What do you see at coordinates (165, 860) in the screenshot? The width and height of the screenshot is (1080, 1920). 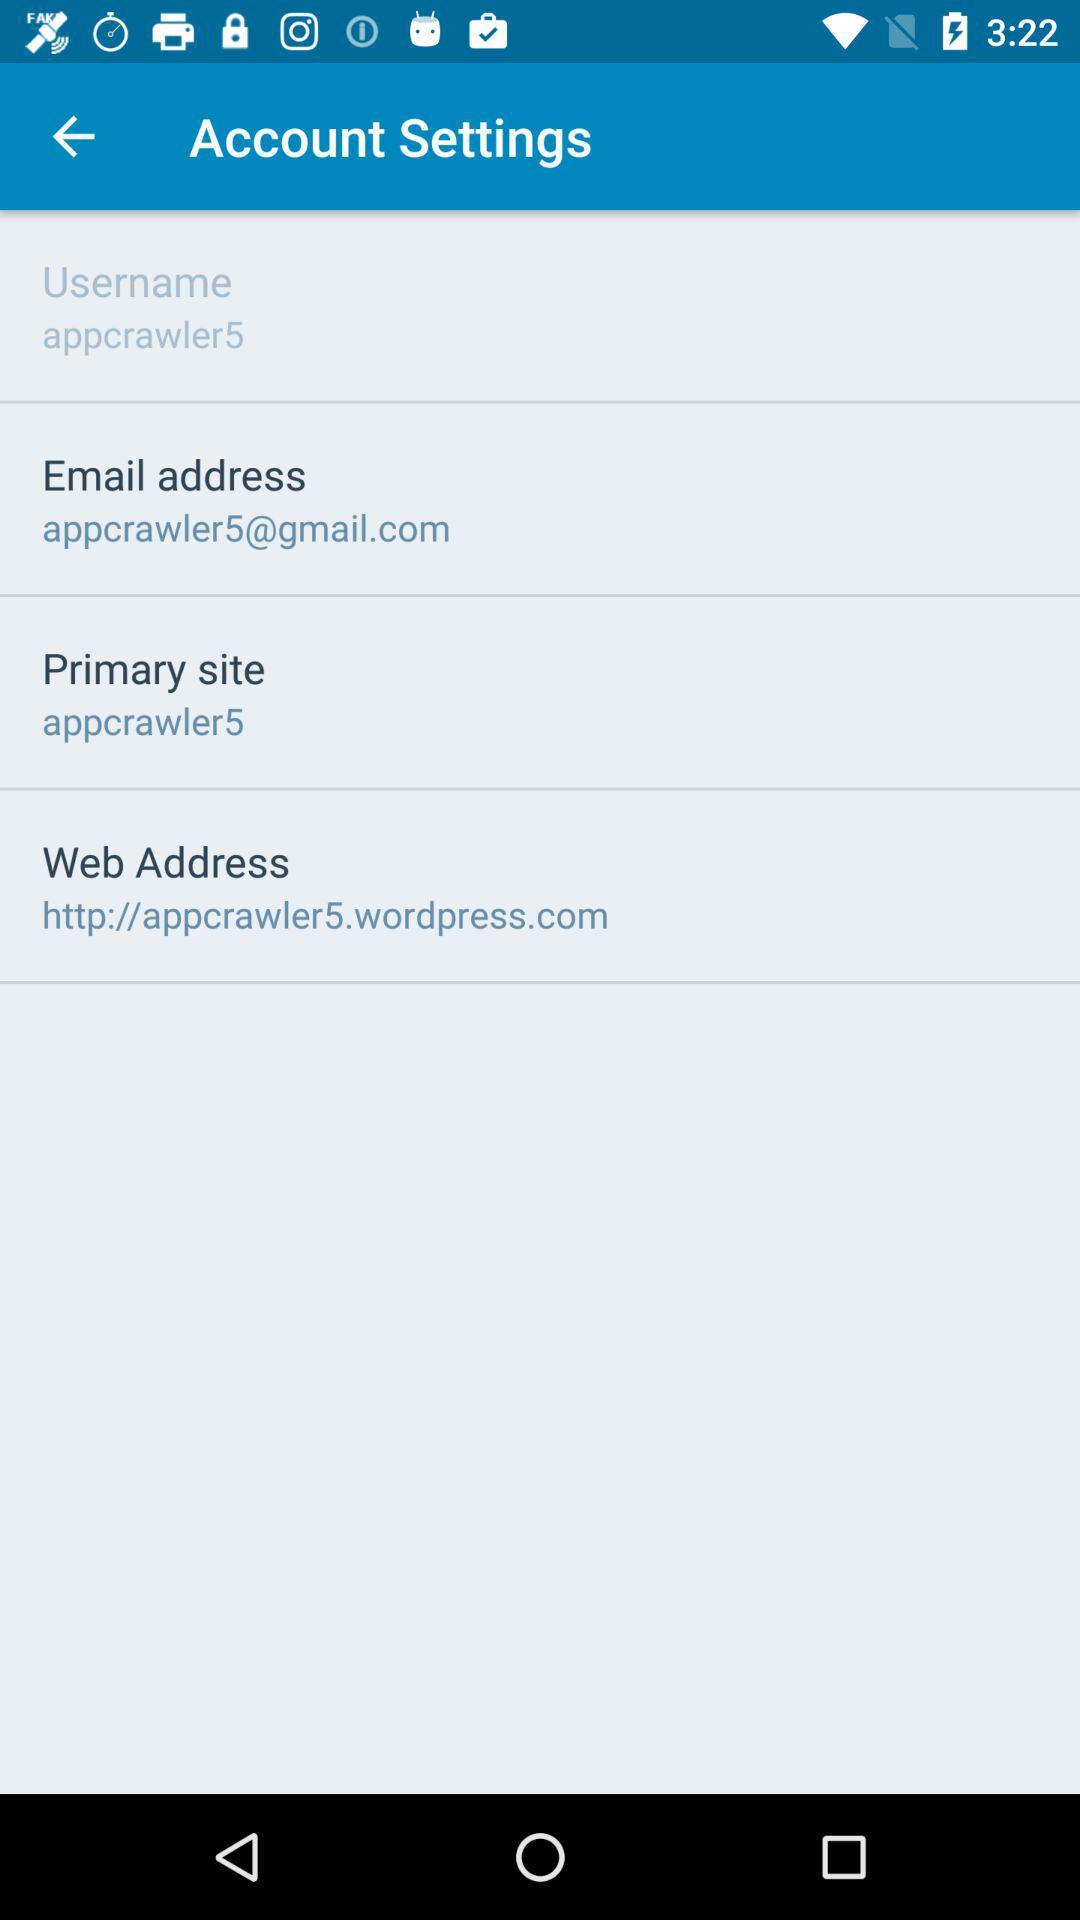 I see `web address item` at bounding box center [165, 860].